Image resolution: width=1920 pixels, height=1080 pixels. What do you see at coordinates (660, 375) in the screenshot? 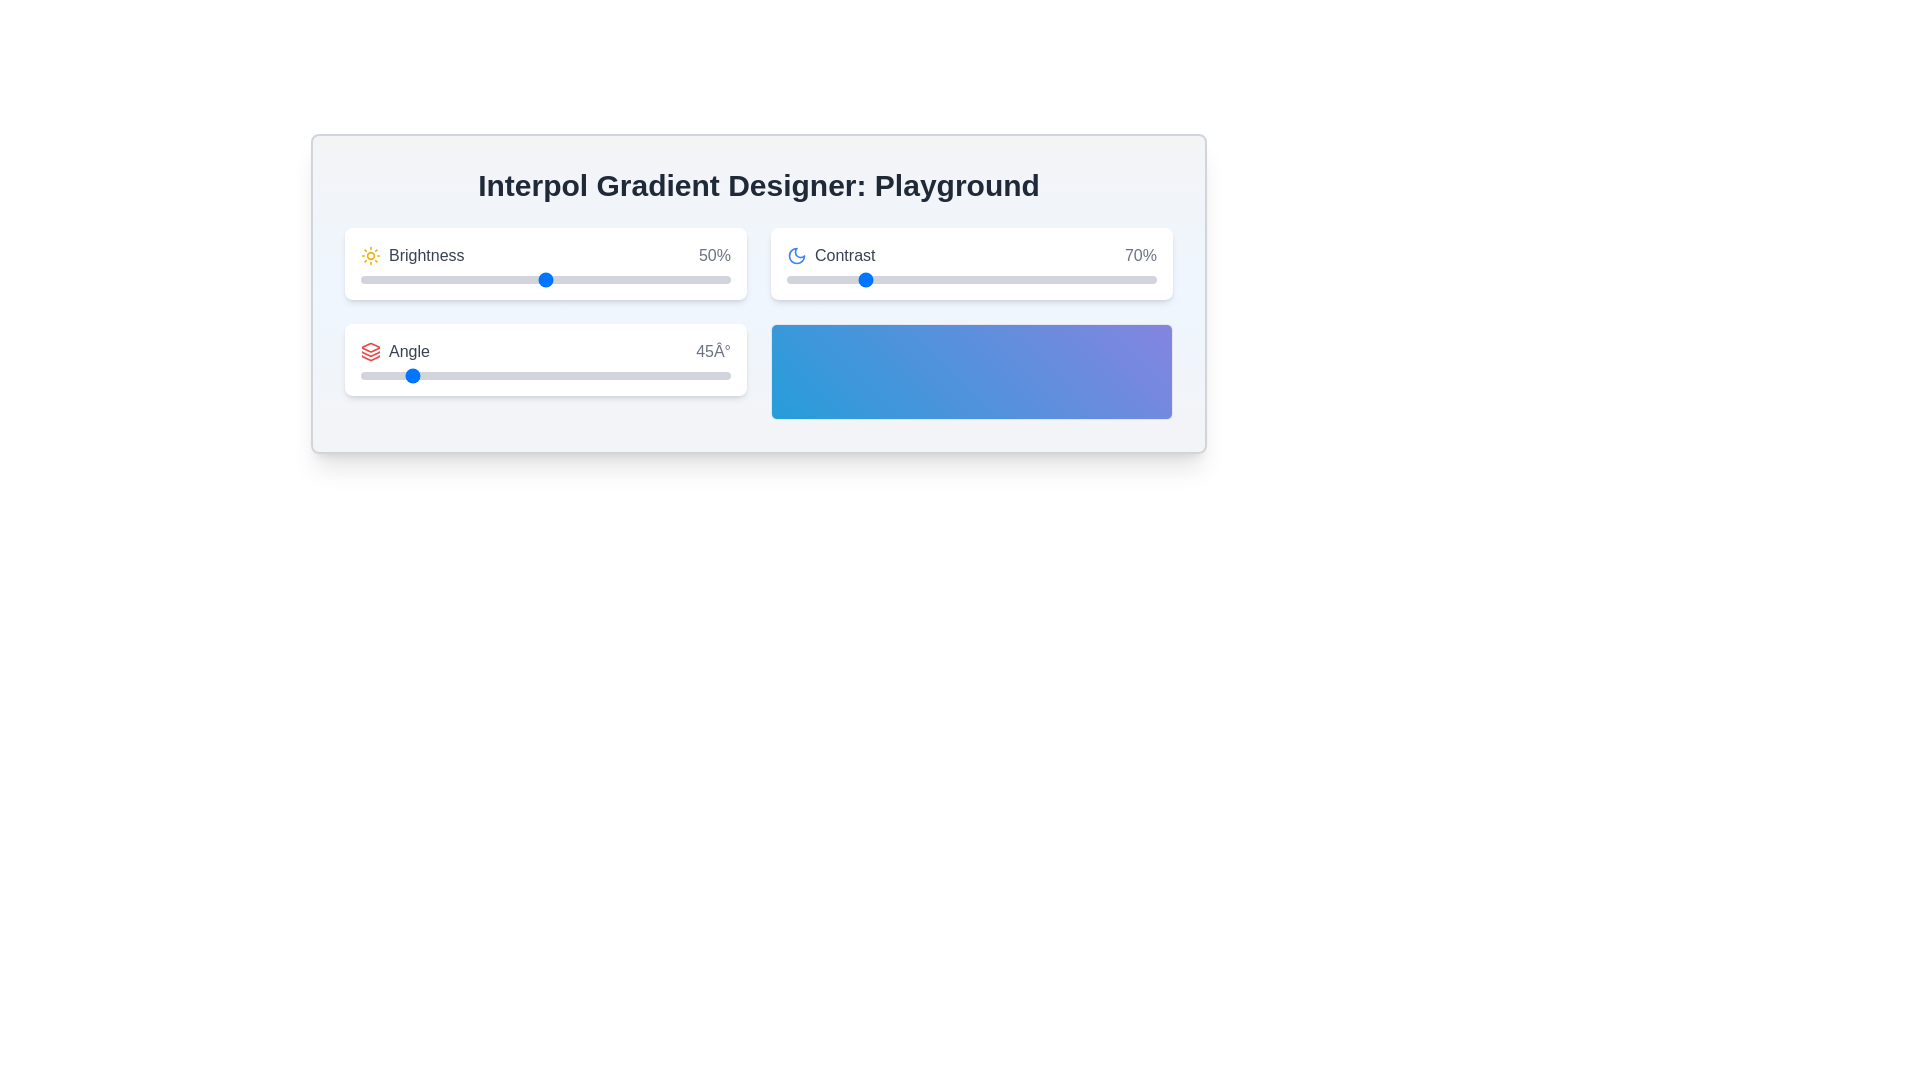
I see `the angle slider` at bounding box center [660, 375].